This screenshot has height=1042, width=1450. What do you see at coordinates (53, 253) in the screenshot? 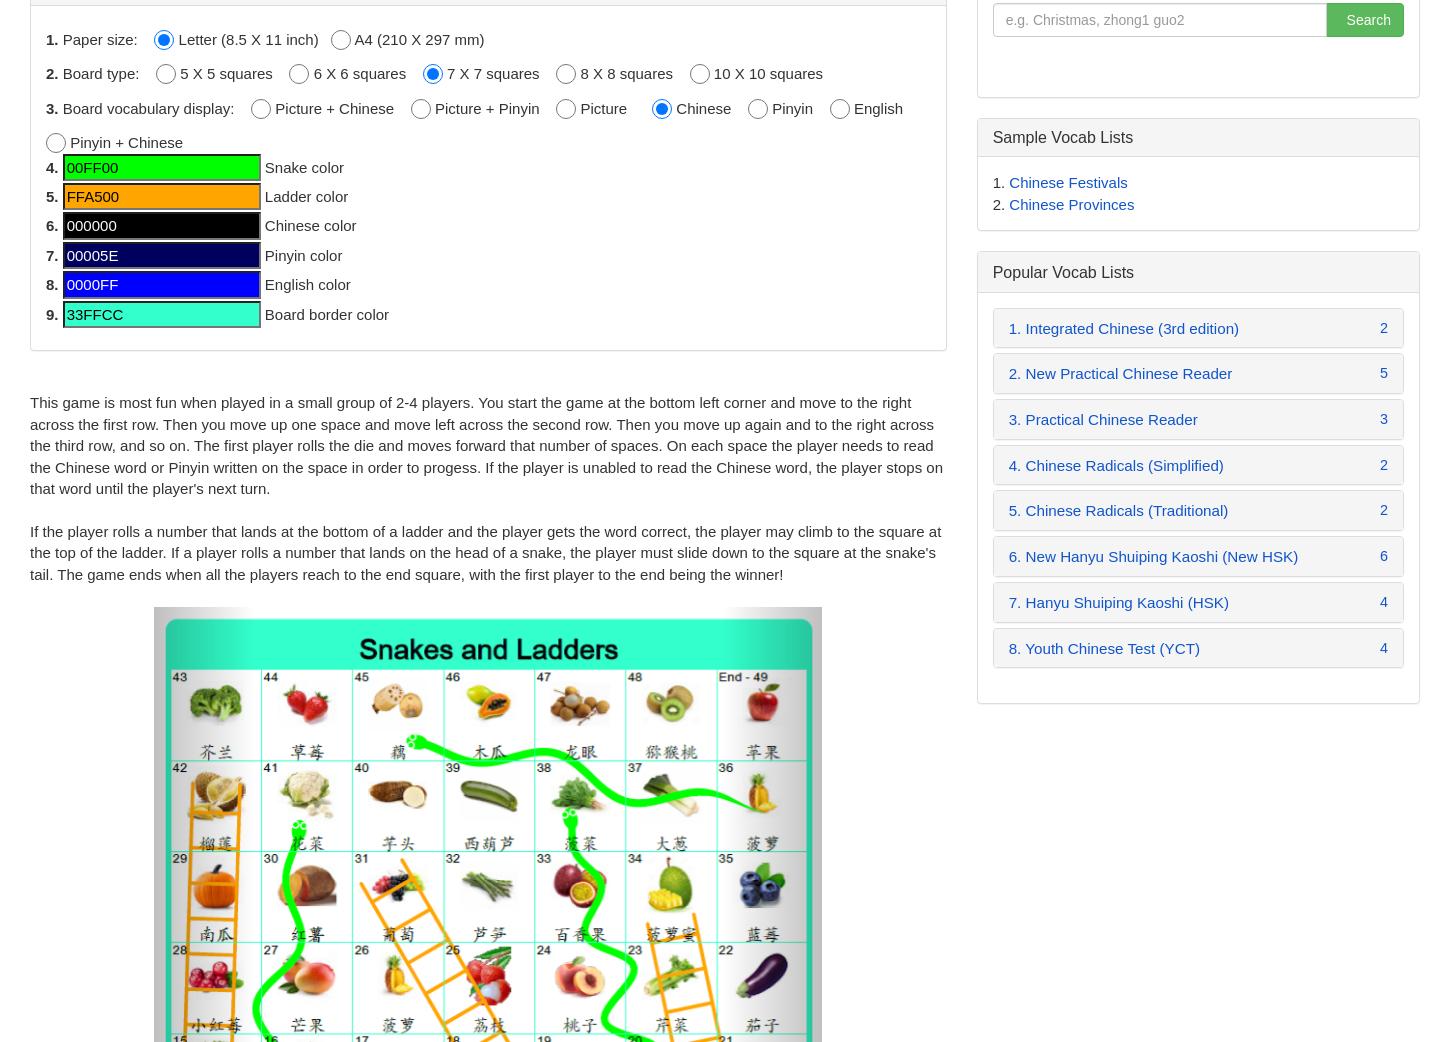
I see `'7.'` at bounding box center [53, 253].